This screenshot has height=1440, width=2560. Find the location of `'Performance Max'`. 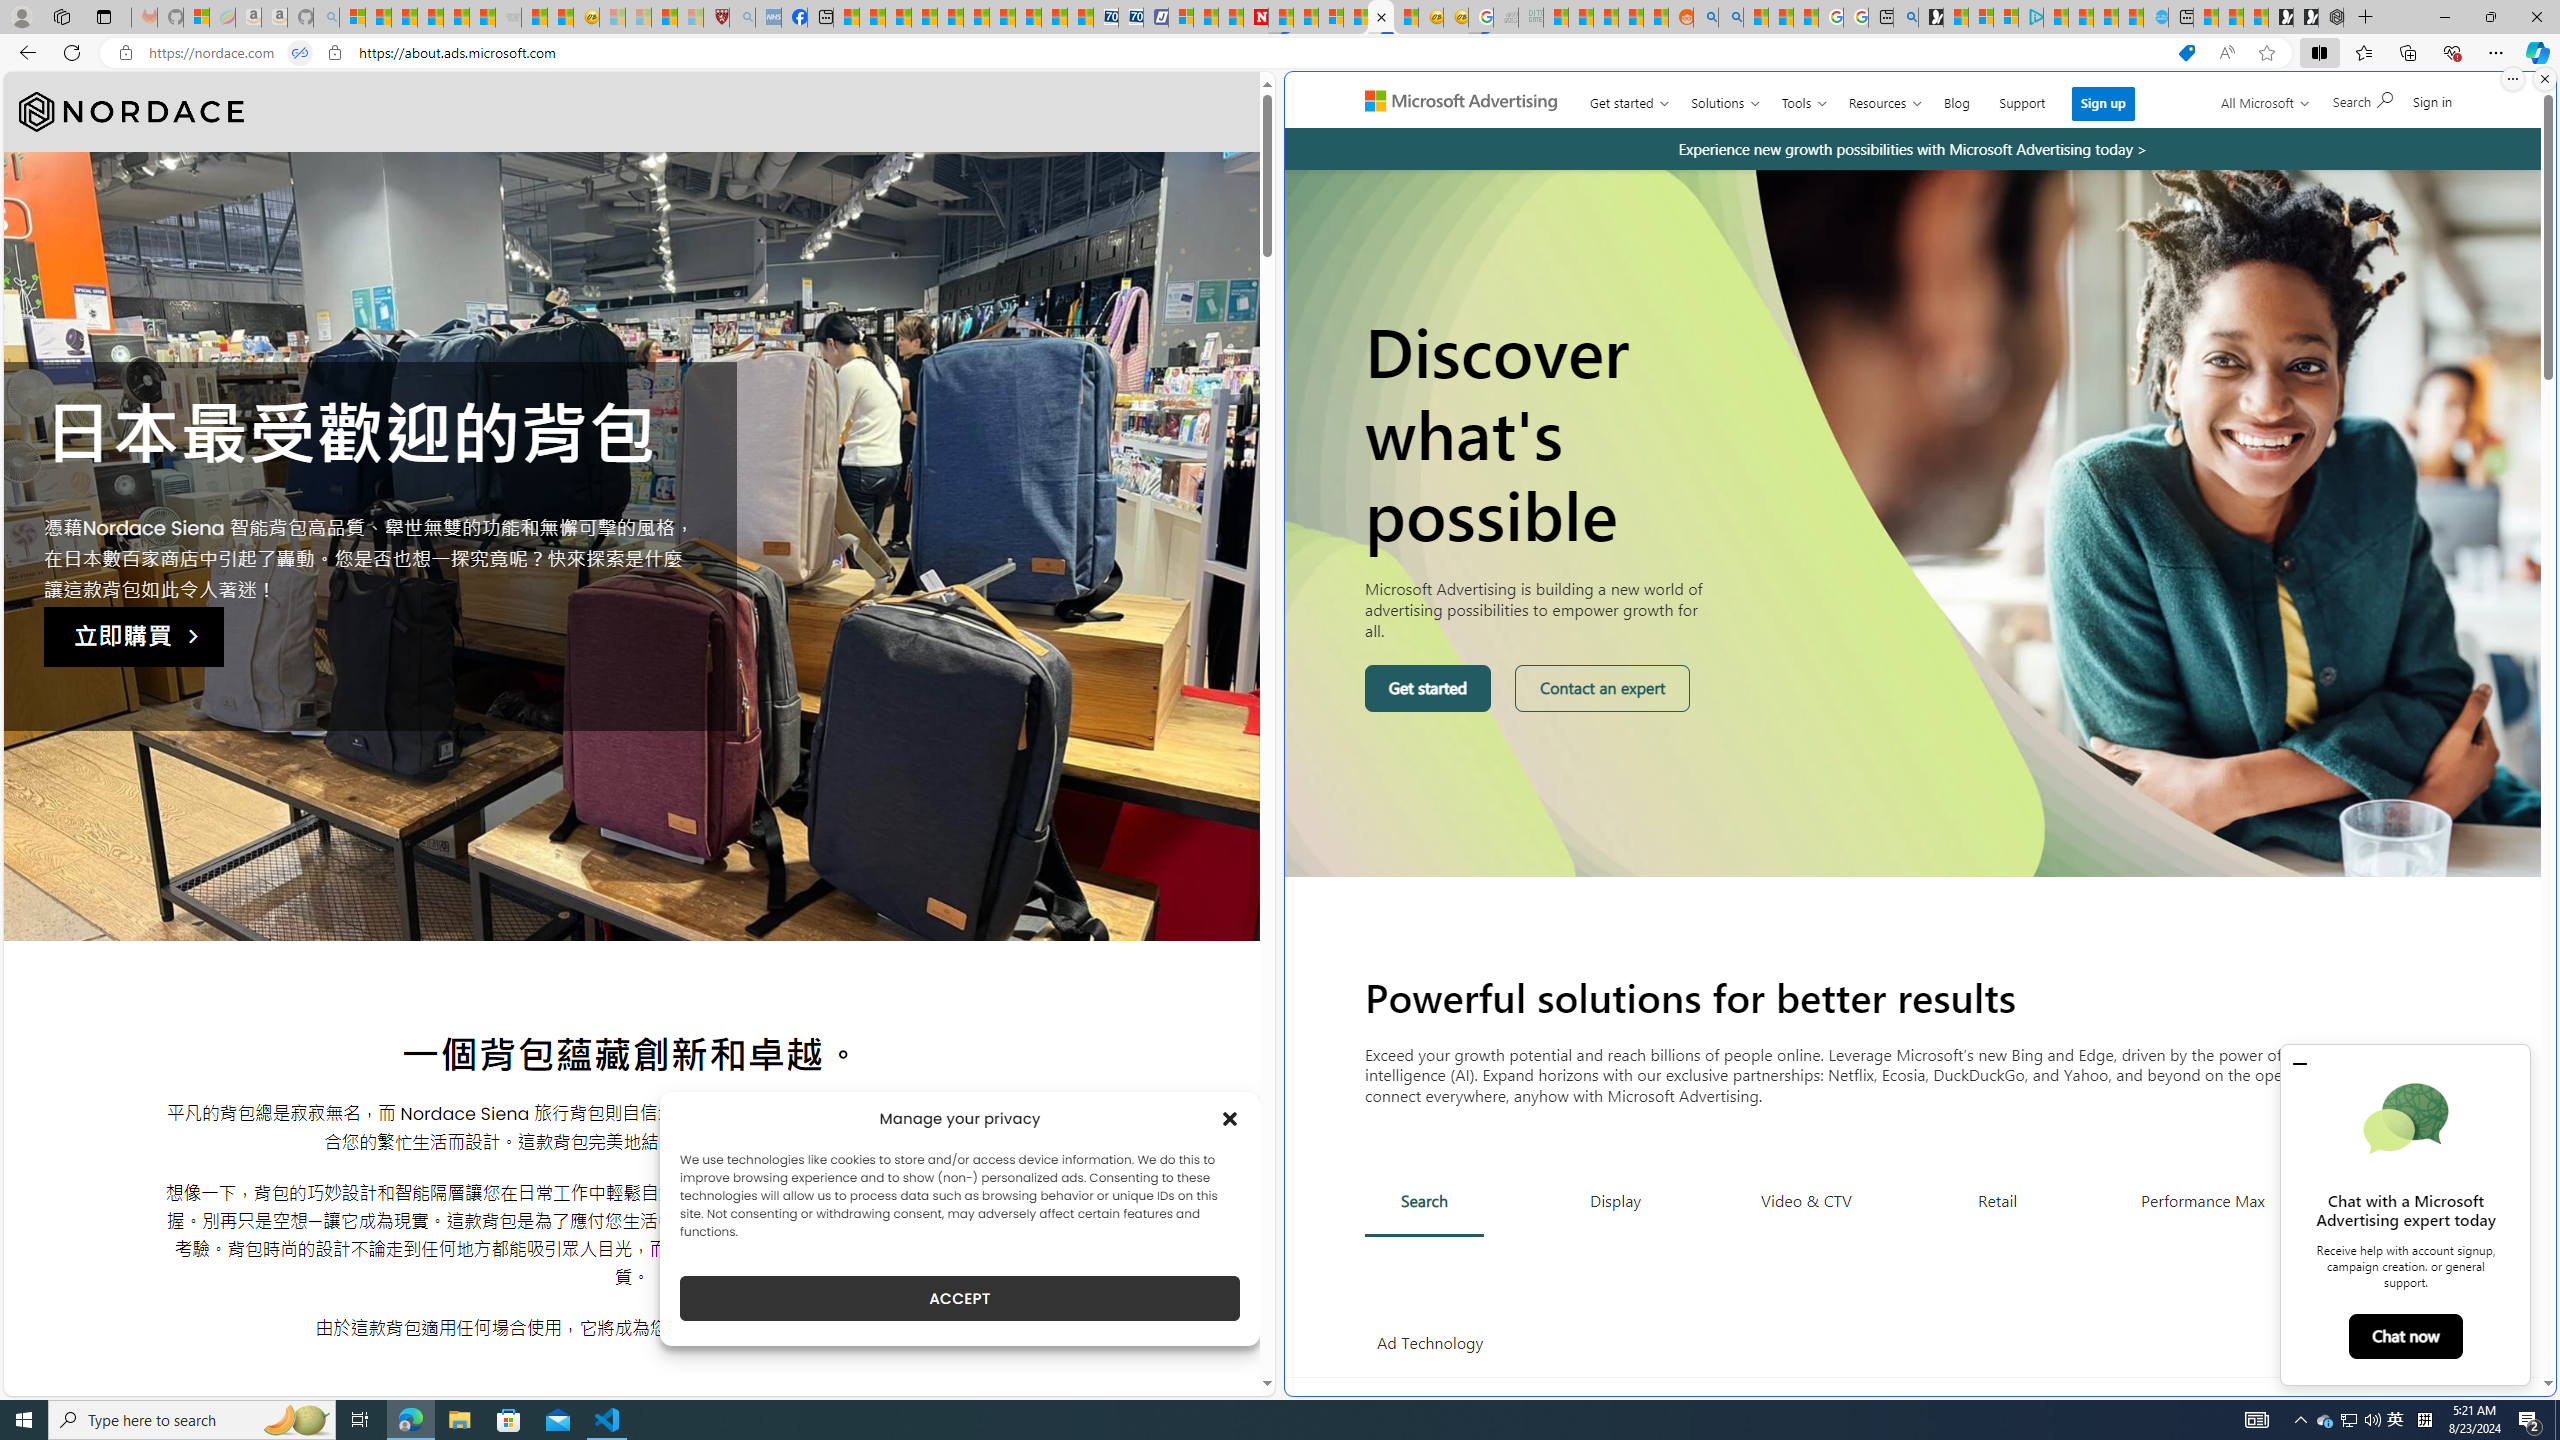

'Performance Max' is located at coordinates (2201, 1199).